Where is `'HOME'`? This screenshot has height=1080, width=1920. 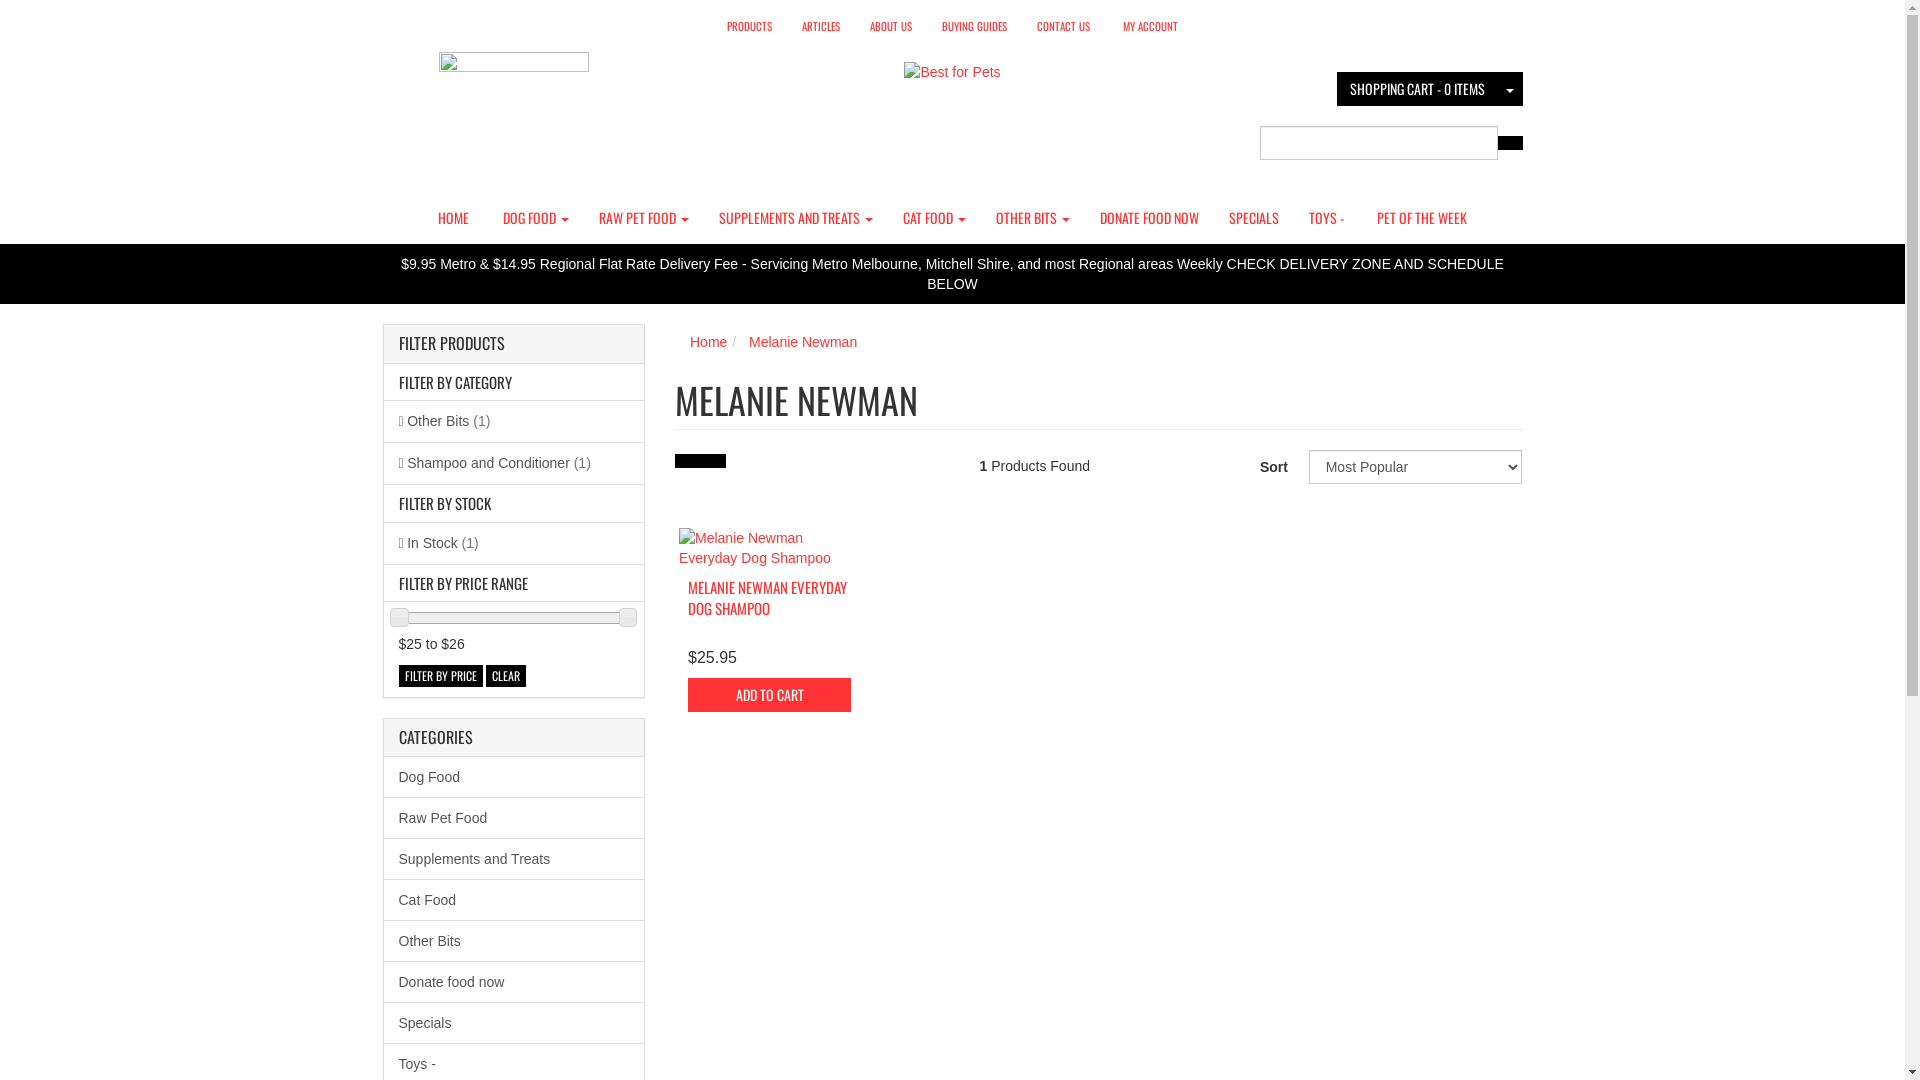
'HOME' is located at coordinates (452, 218).